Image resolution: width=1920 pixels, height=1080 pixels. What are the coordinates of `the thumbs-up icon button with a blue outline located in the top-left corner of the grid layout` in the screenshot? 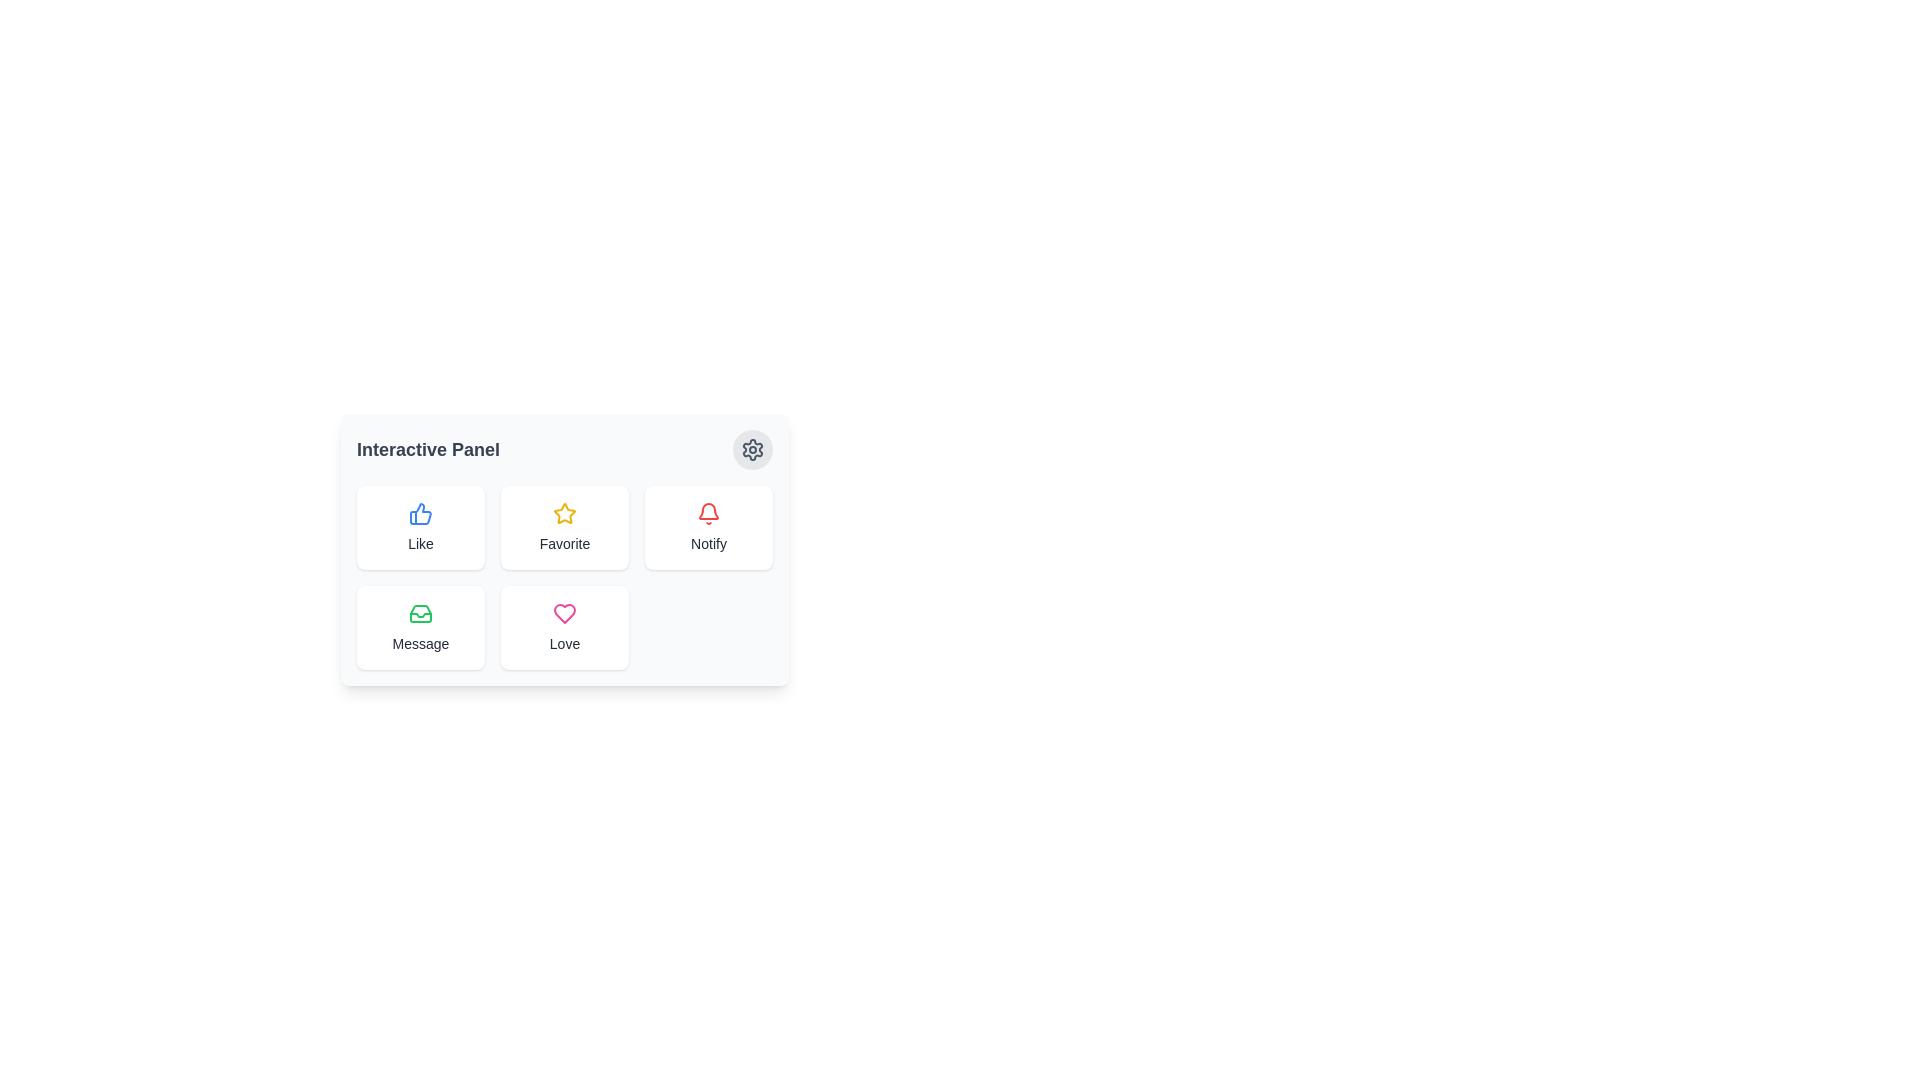 It's located at (419, 512).